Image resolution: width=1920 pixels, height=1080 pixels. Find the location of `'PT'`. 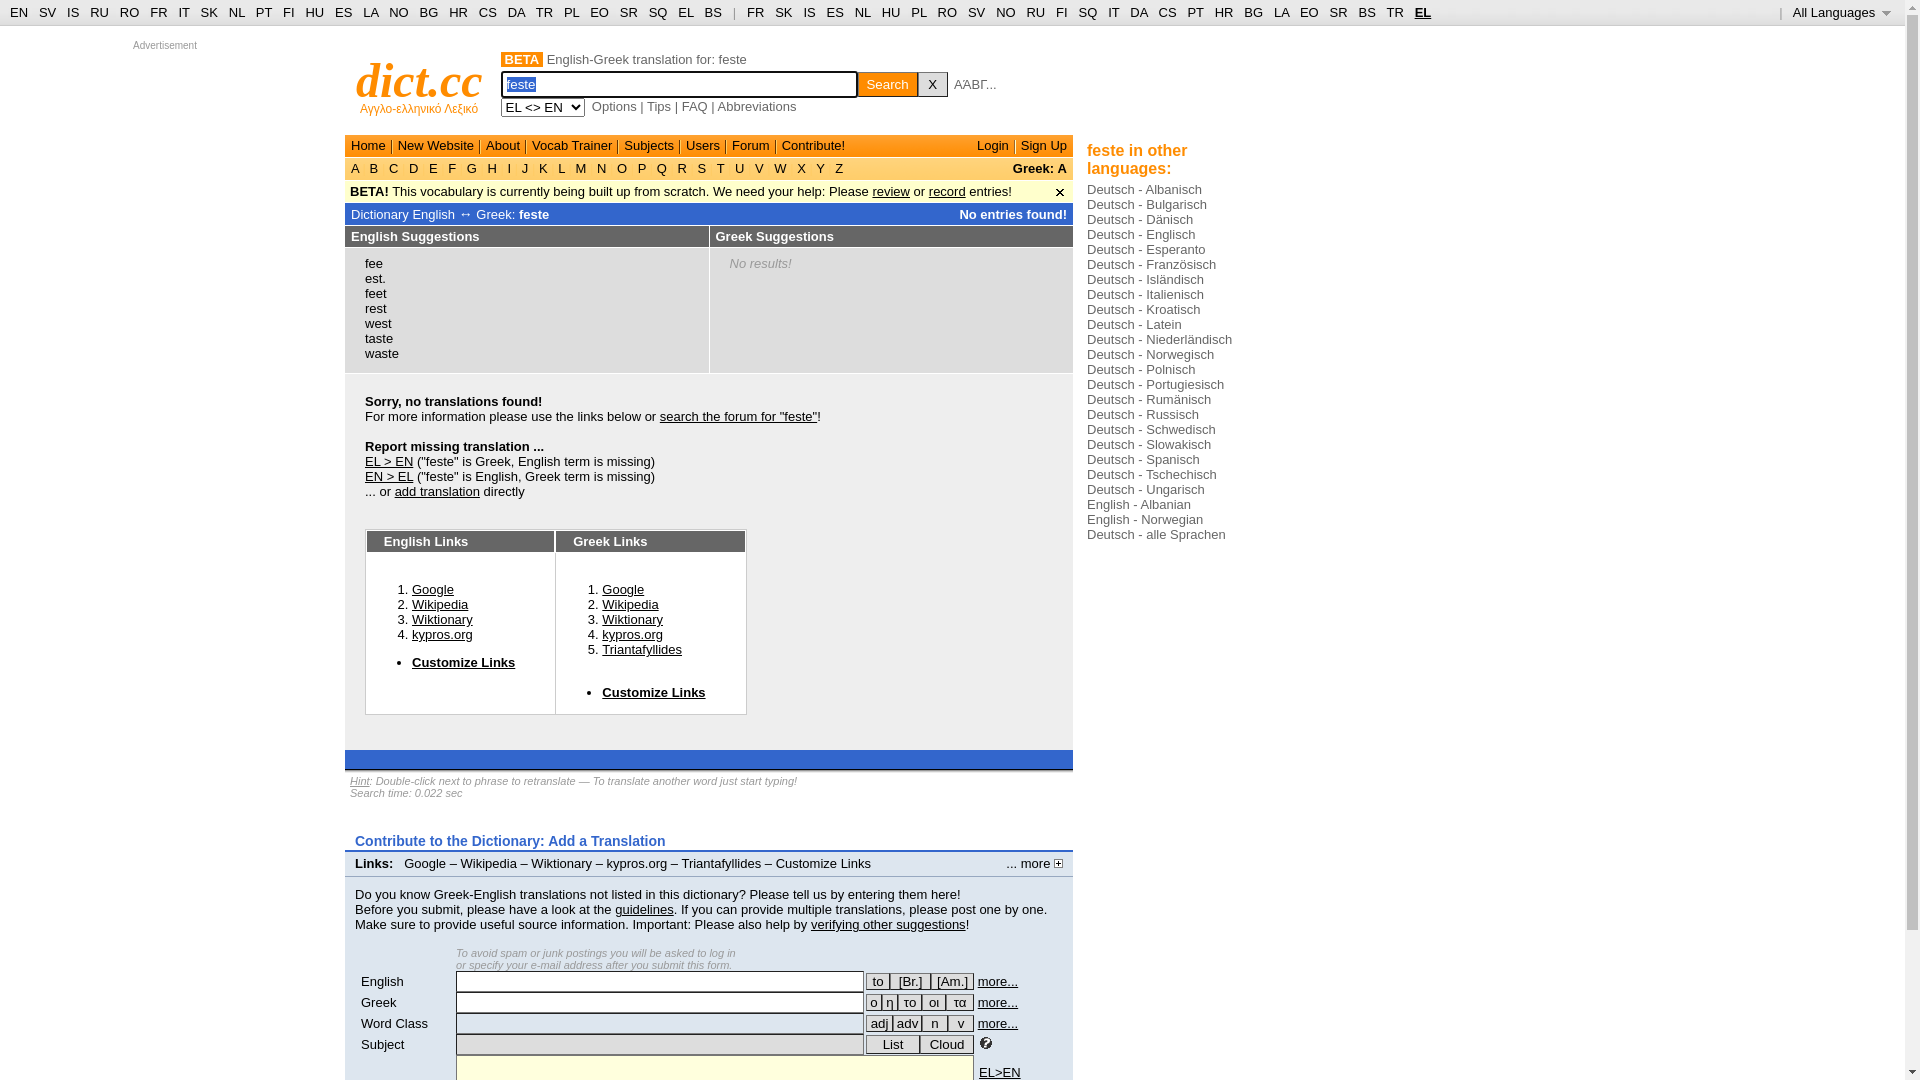

'PT' is located at coordinates (263, 12).